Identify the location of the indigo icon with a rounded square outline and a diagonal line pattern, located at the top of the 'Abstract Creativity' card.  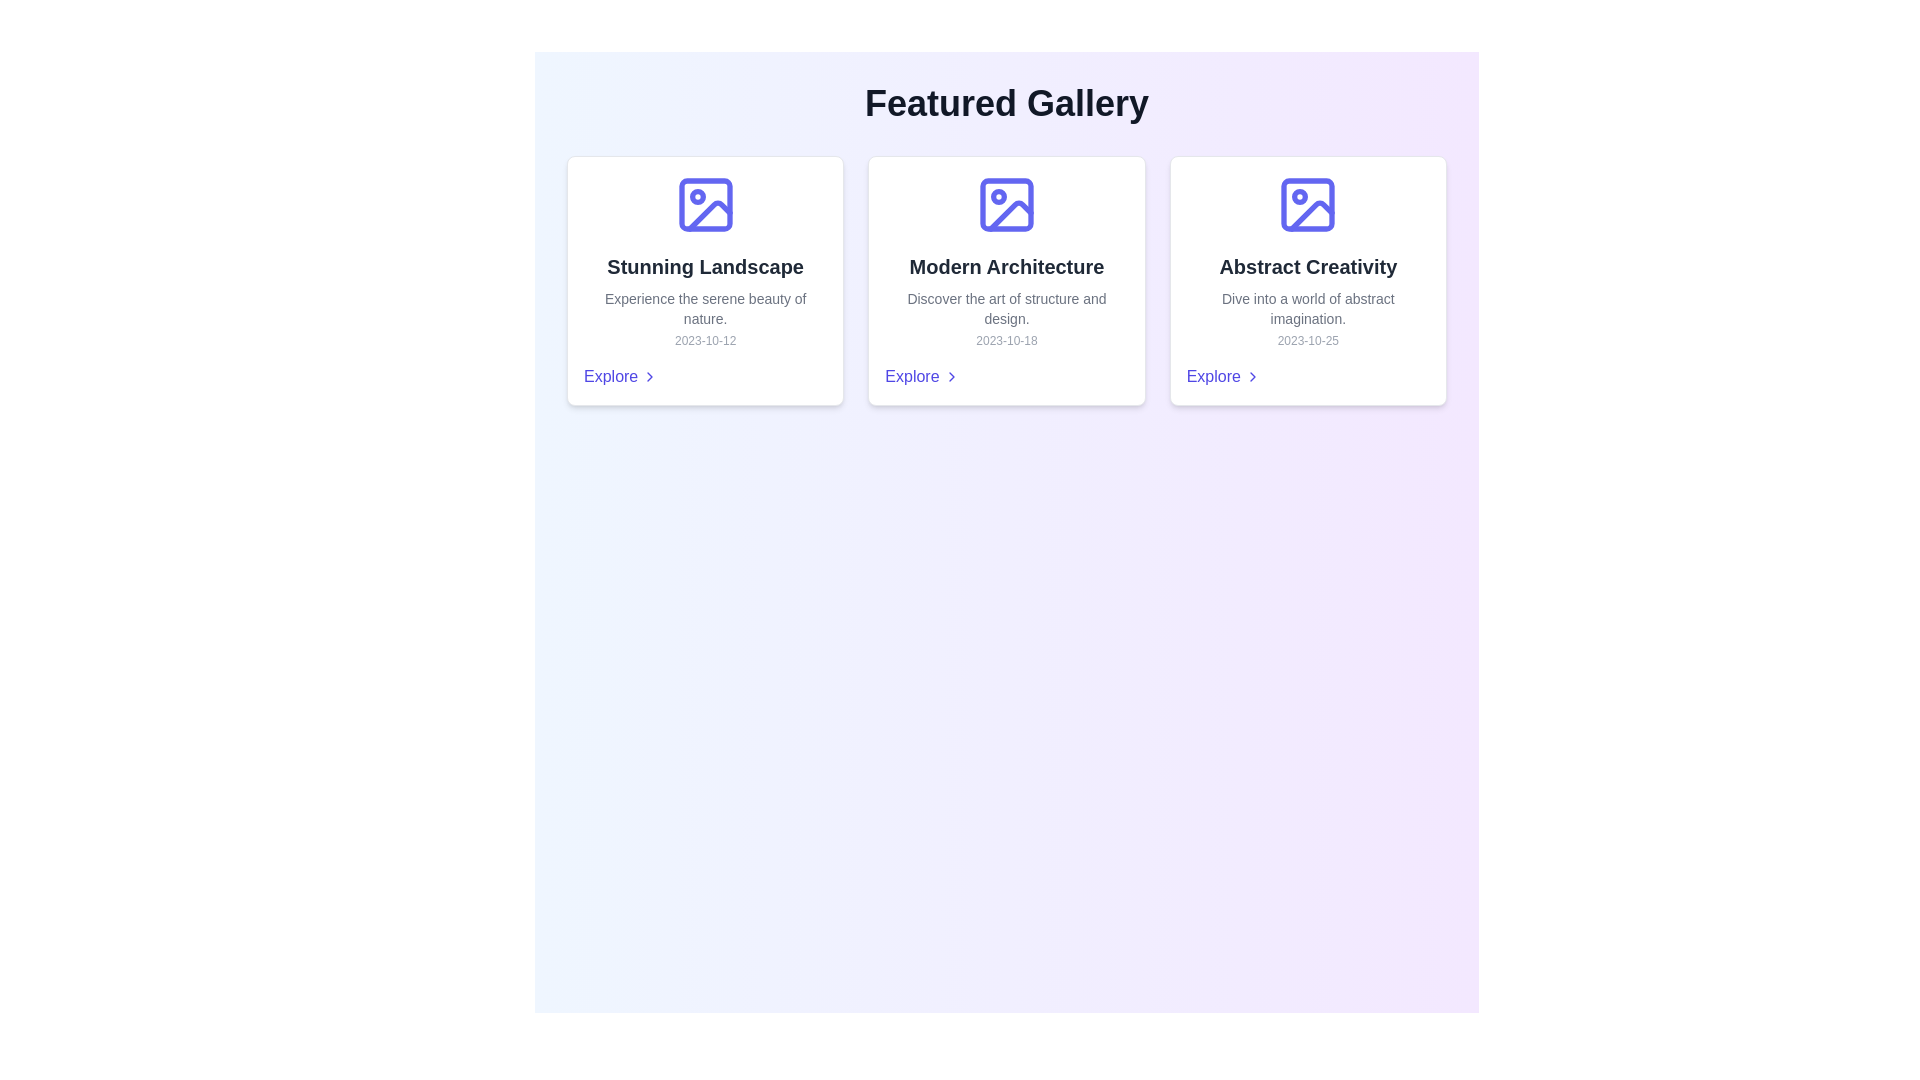
(1308, 204).